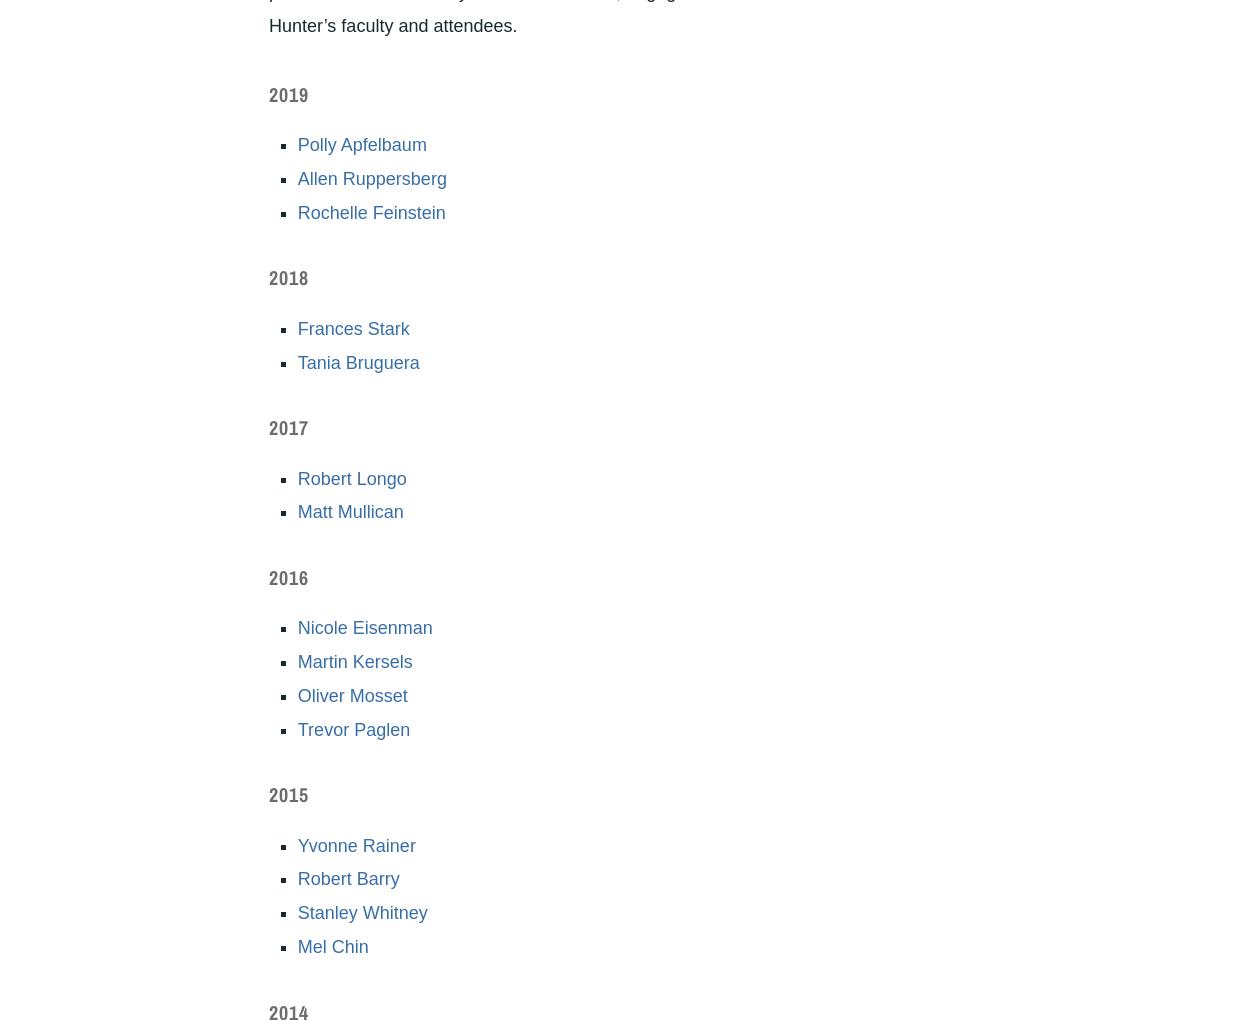 Image resolution: width=1250 pixels, height=1020 pixels. Describe the element at coordinates (297, 945) in the screenshot. I see `'Mel Chin'` at that location.